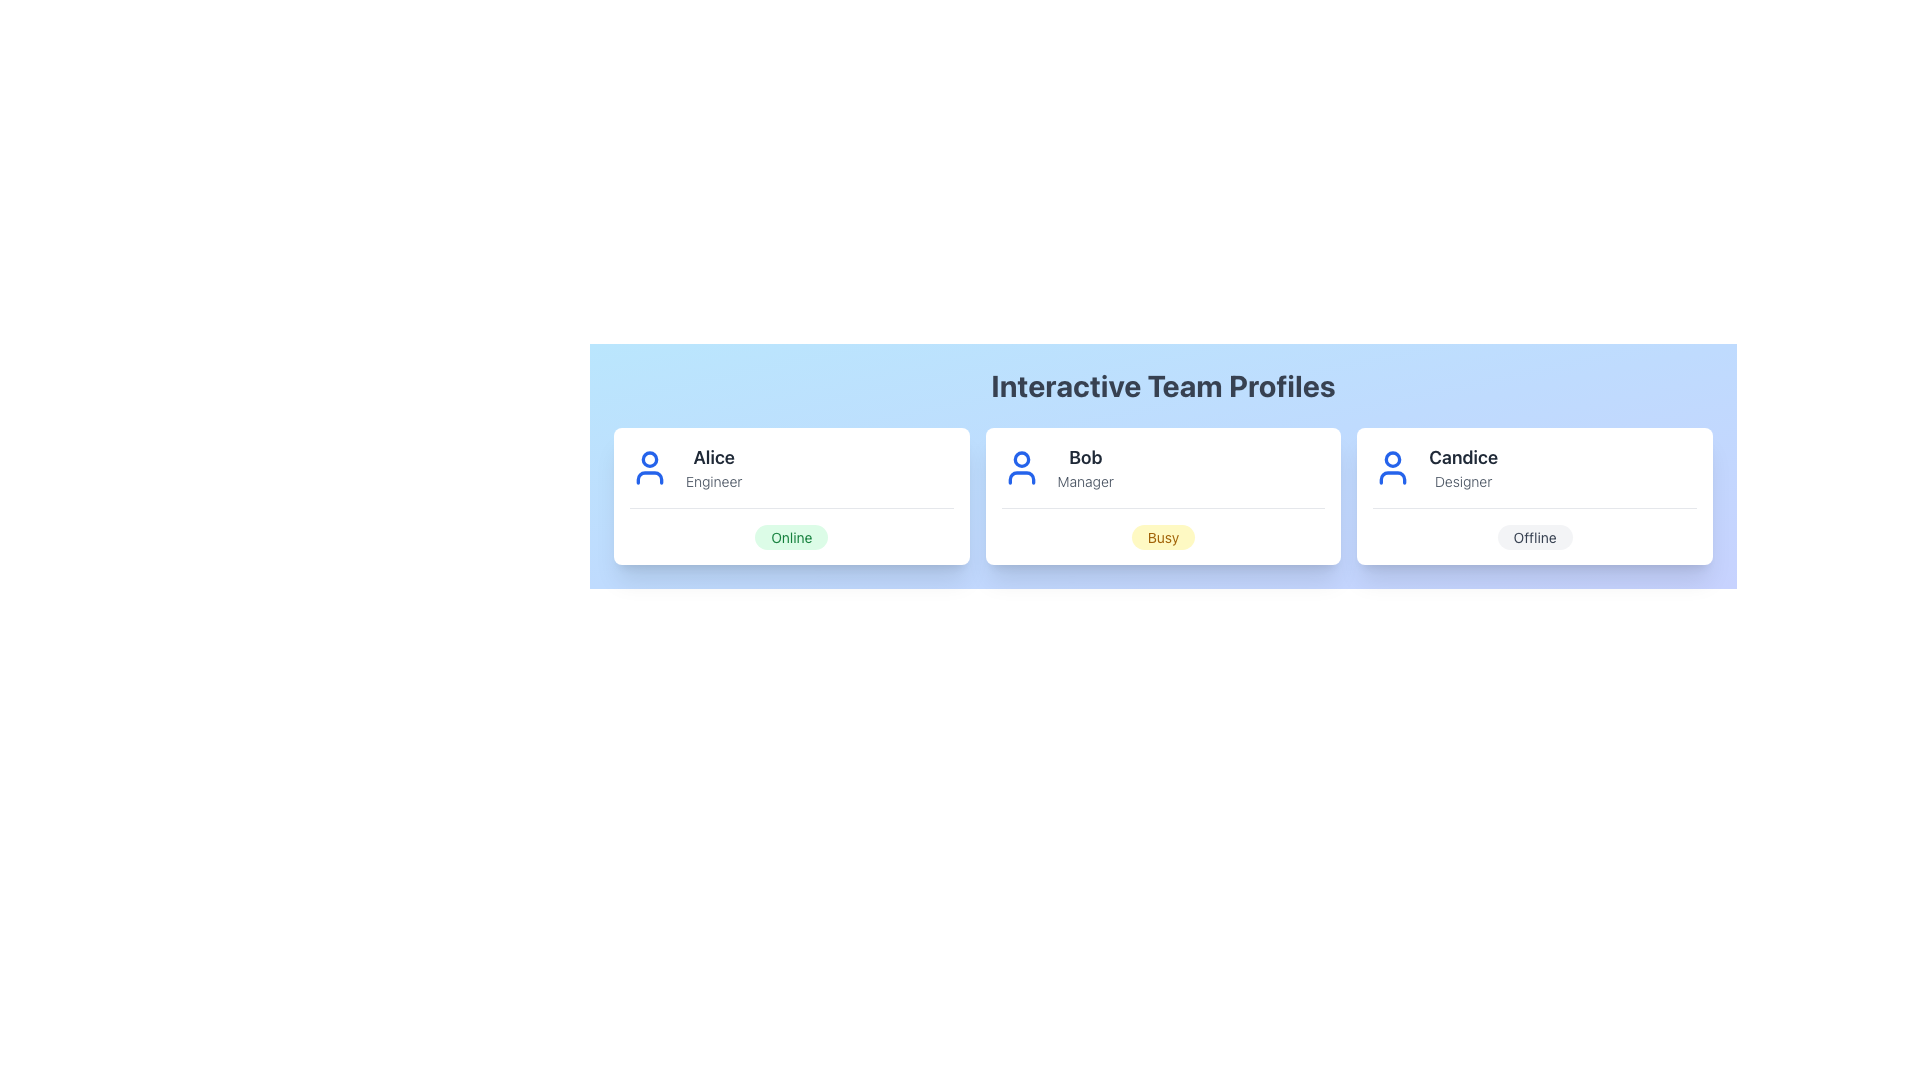 This screenshot has width=1920, height=1080. What do you see at coordinates (790, 536) in the screenshot?
I see `the 'Online' status label indicating Alice's current status within her profile card in the 'Interactive Team Profiles' section` at bounding box center [790, 536].